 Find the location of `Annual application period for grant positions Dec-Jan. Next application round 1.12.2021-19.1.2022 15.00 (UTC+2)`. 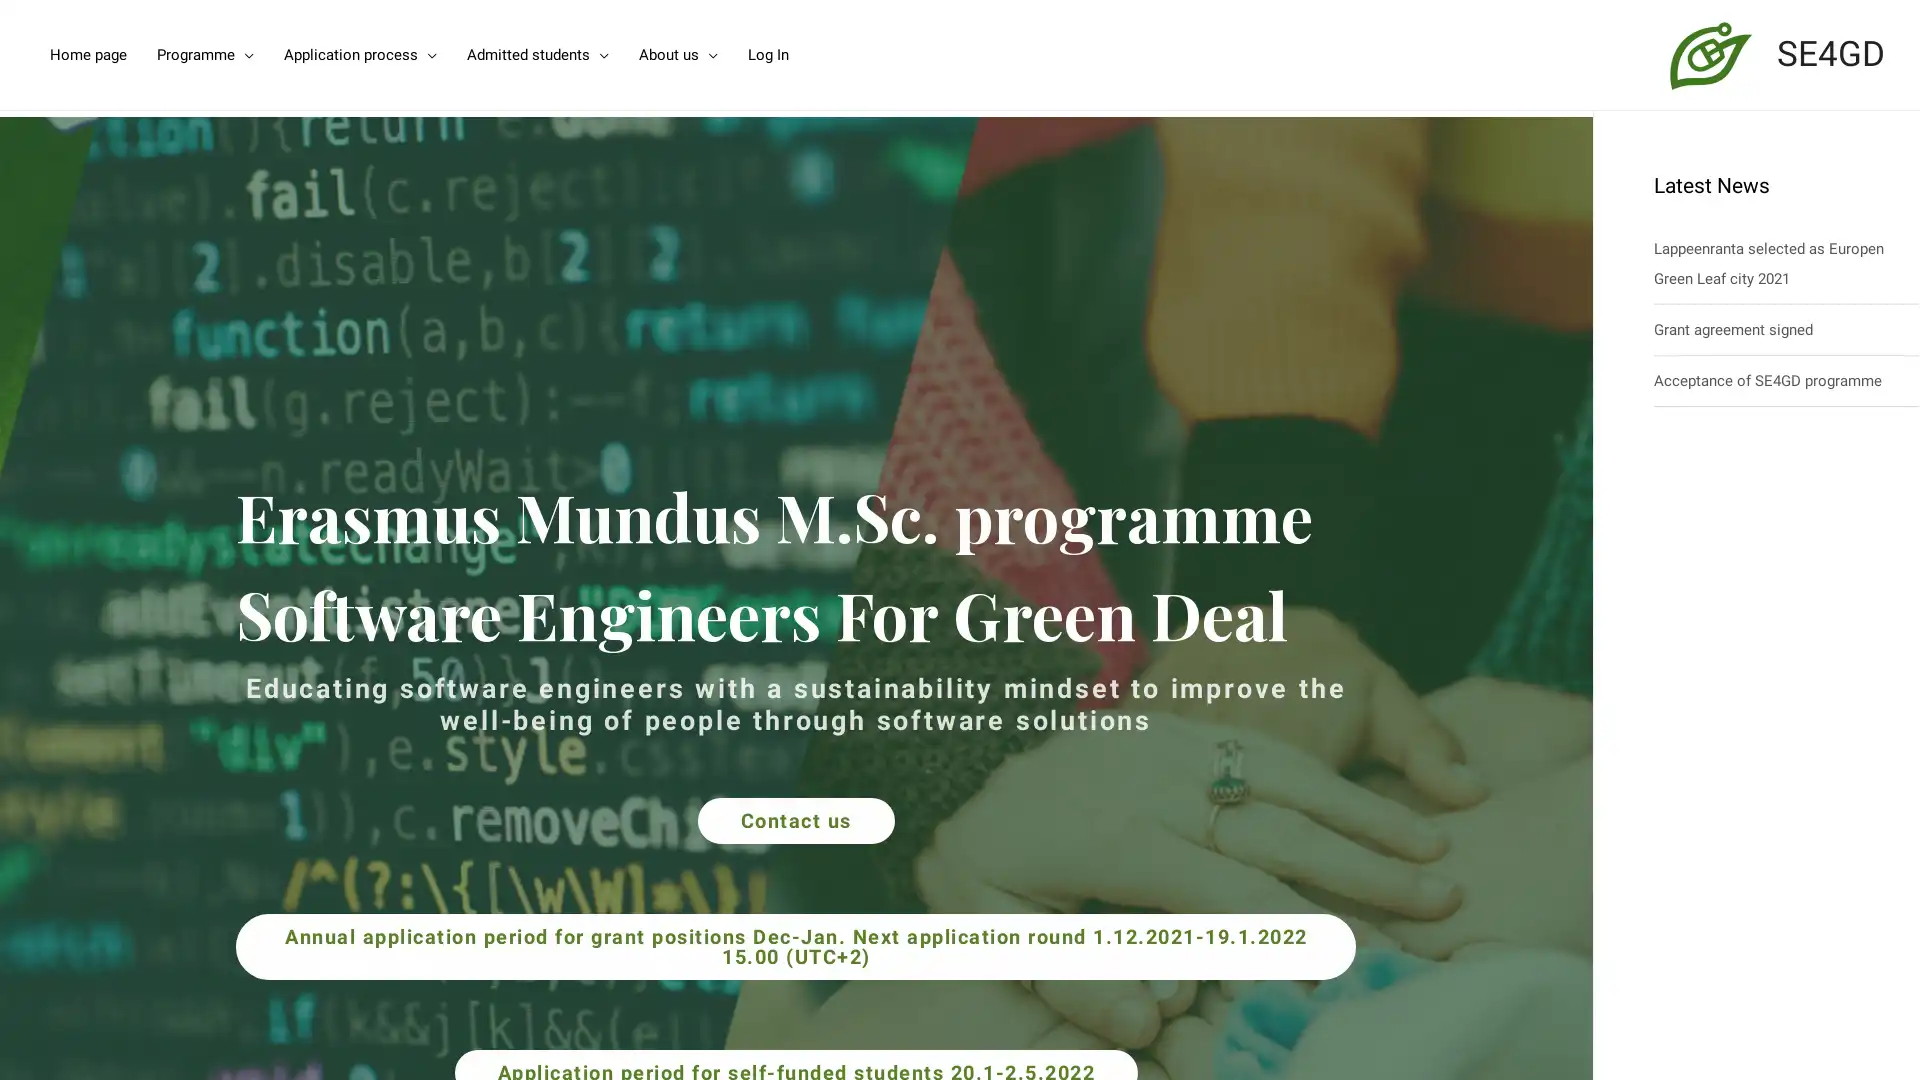

Annual application period for grant positions Dec-Jan. Next application round 1.12.2021-19.1.2022 15.00 (UTC+2) is located at coordinates (795, 945).